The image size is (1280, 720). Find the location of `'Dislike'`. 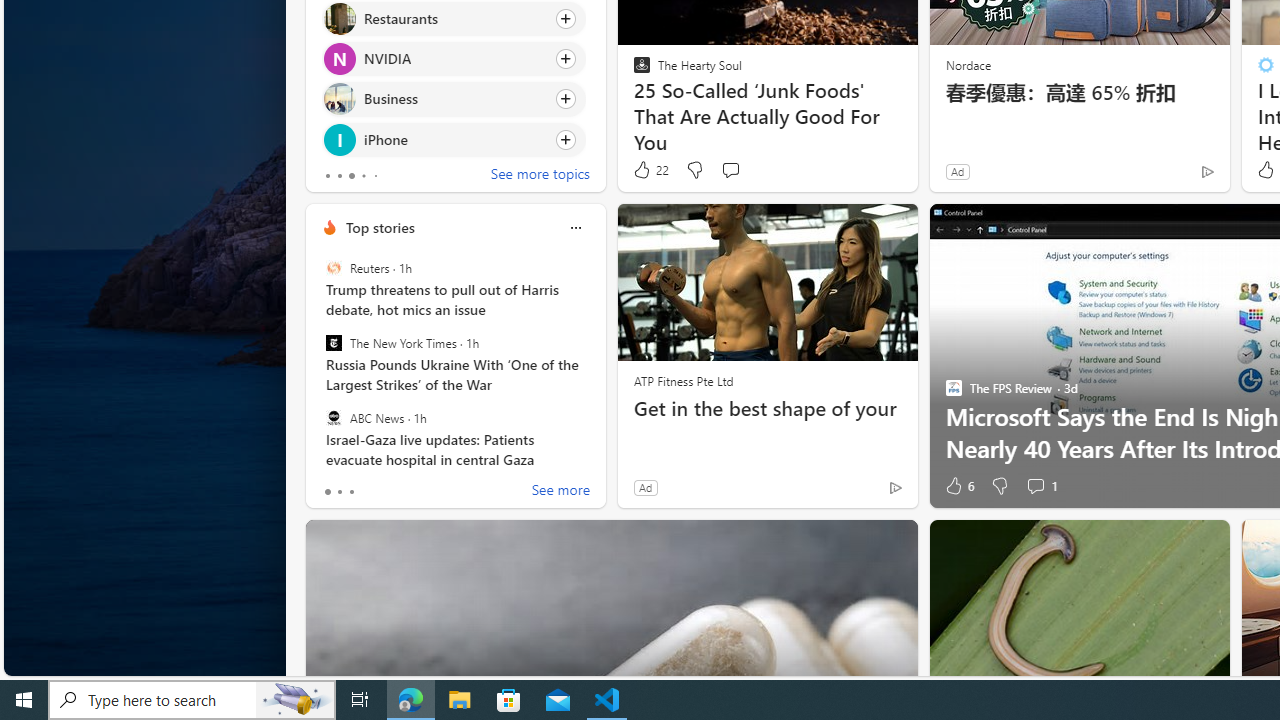

'Dislike' is located at coordinates (999, 486).